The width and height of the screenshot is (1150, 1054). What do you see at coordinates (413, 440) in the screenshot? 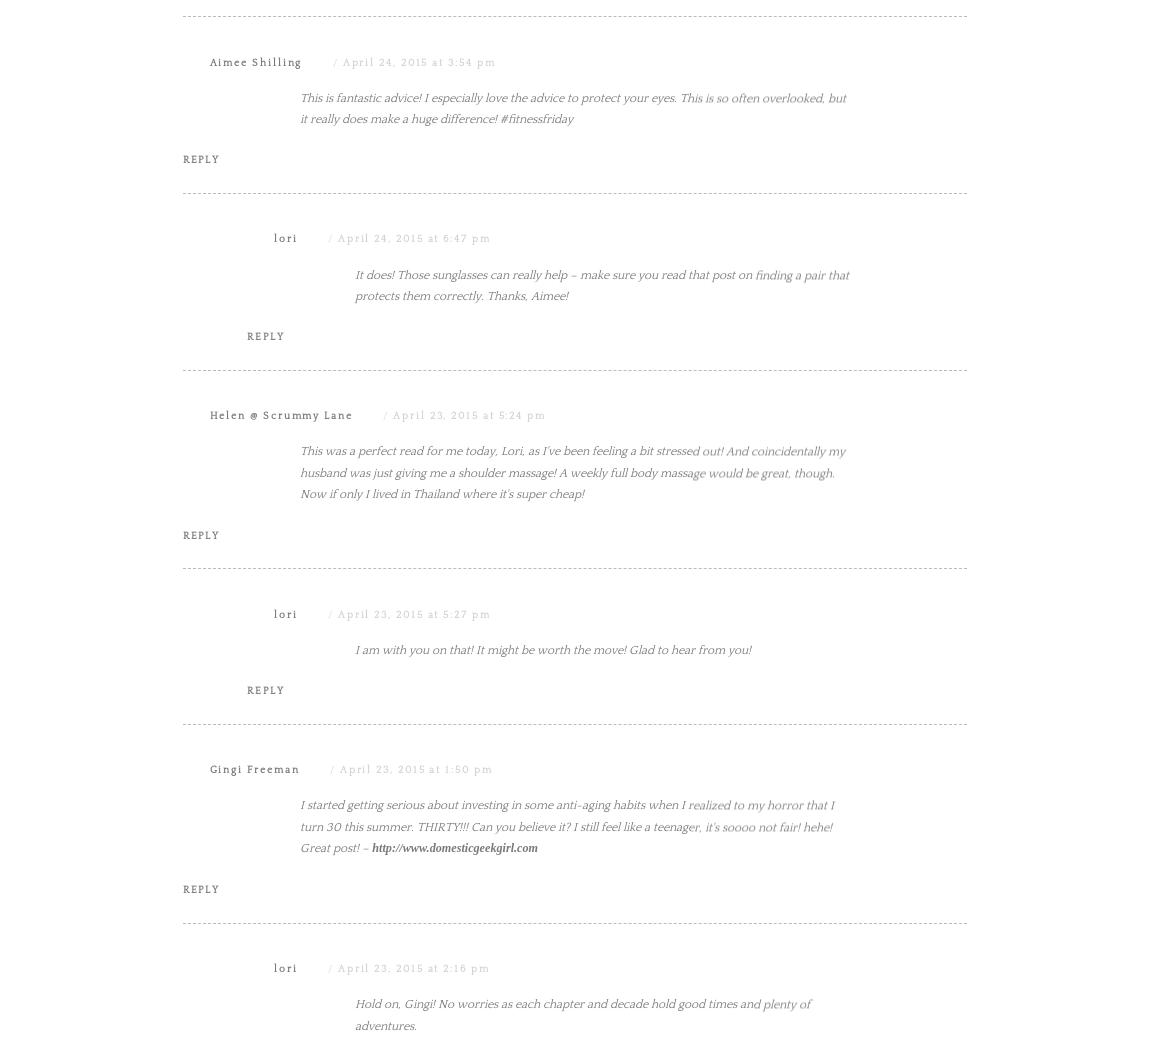
I see `'April 24, 2015 at 6:47 pm'` at bounding box center [413, 440].